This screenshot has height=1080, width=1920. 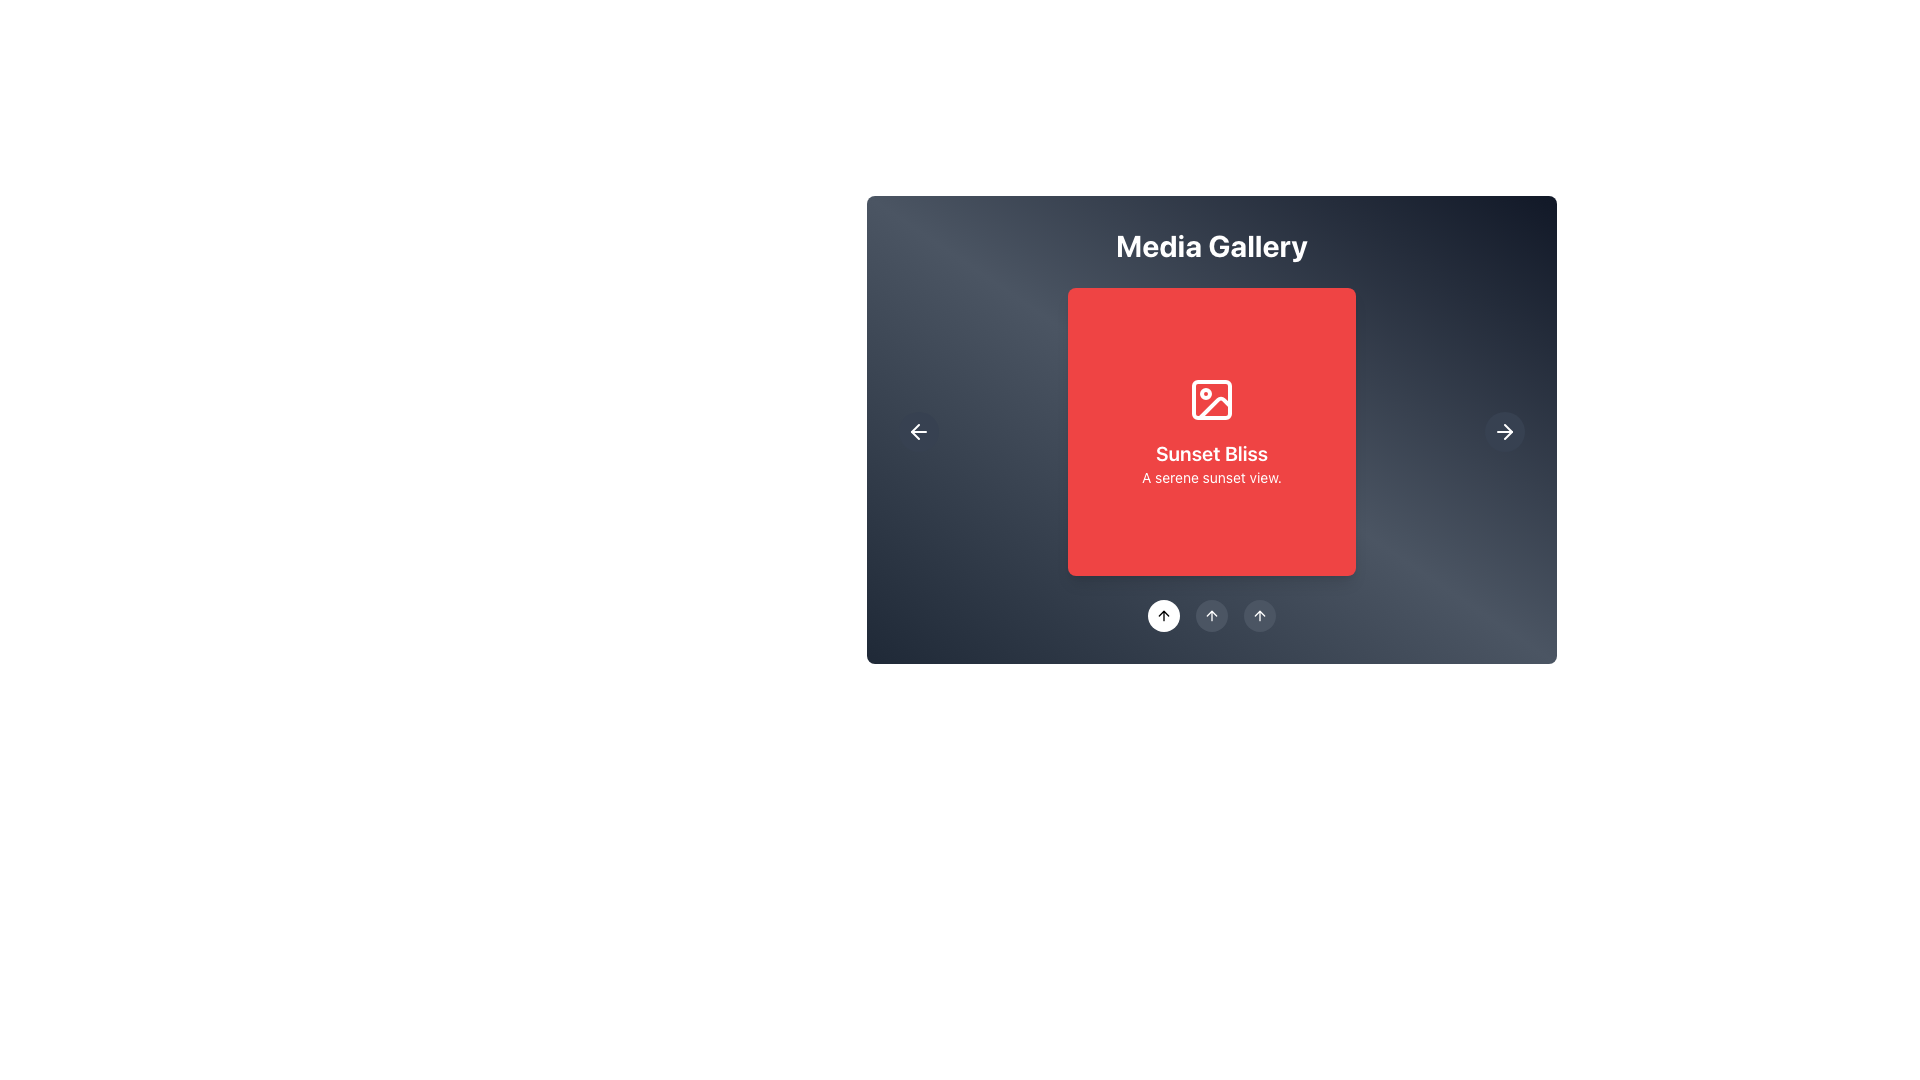 What do you see at coordinates (1210, 478) in the screenshot?
I see `the second text element within the red card that serves as a description for the title 'Sunset Bliss', located directly underneath the title` at bounding box center [1210, 478].